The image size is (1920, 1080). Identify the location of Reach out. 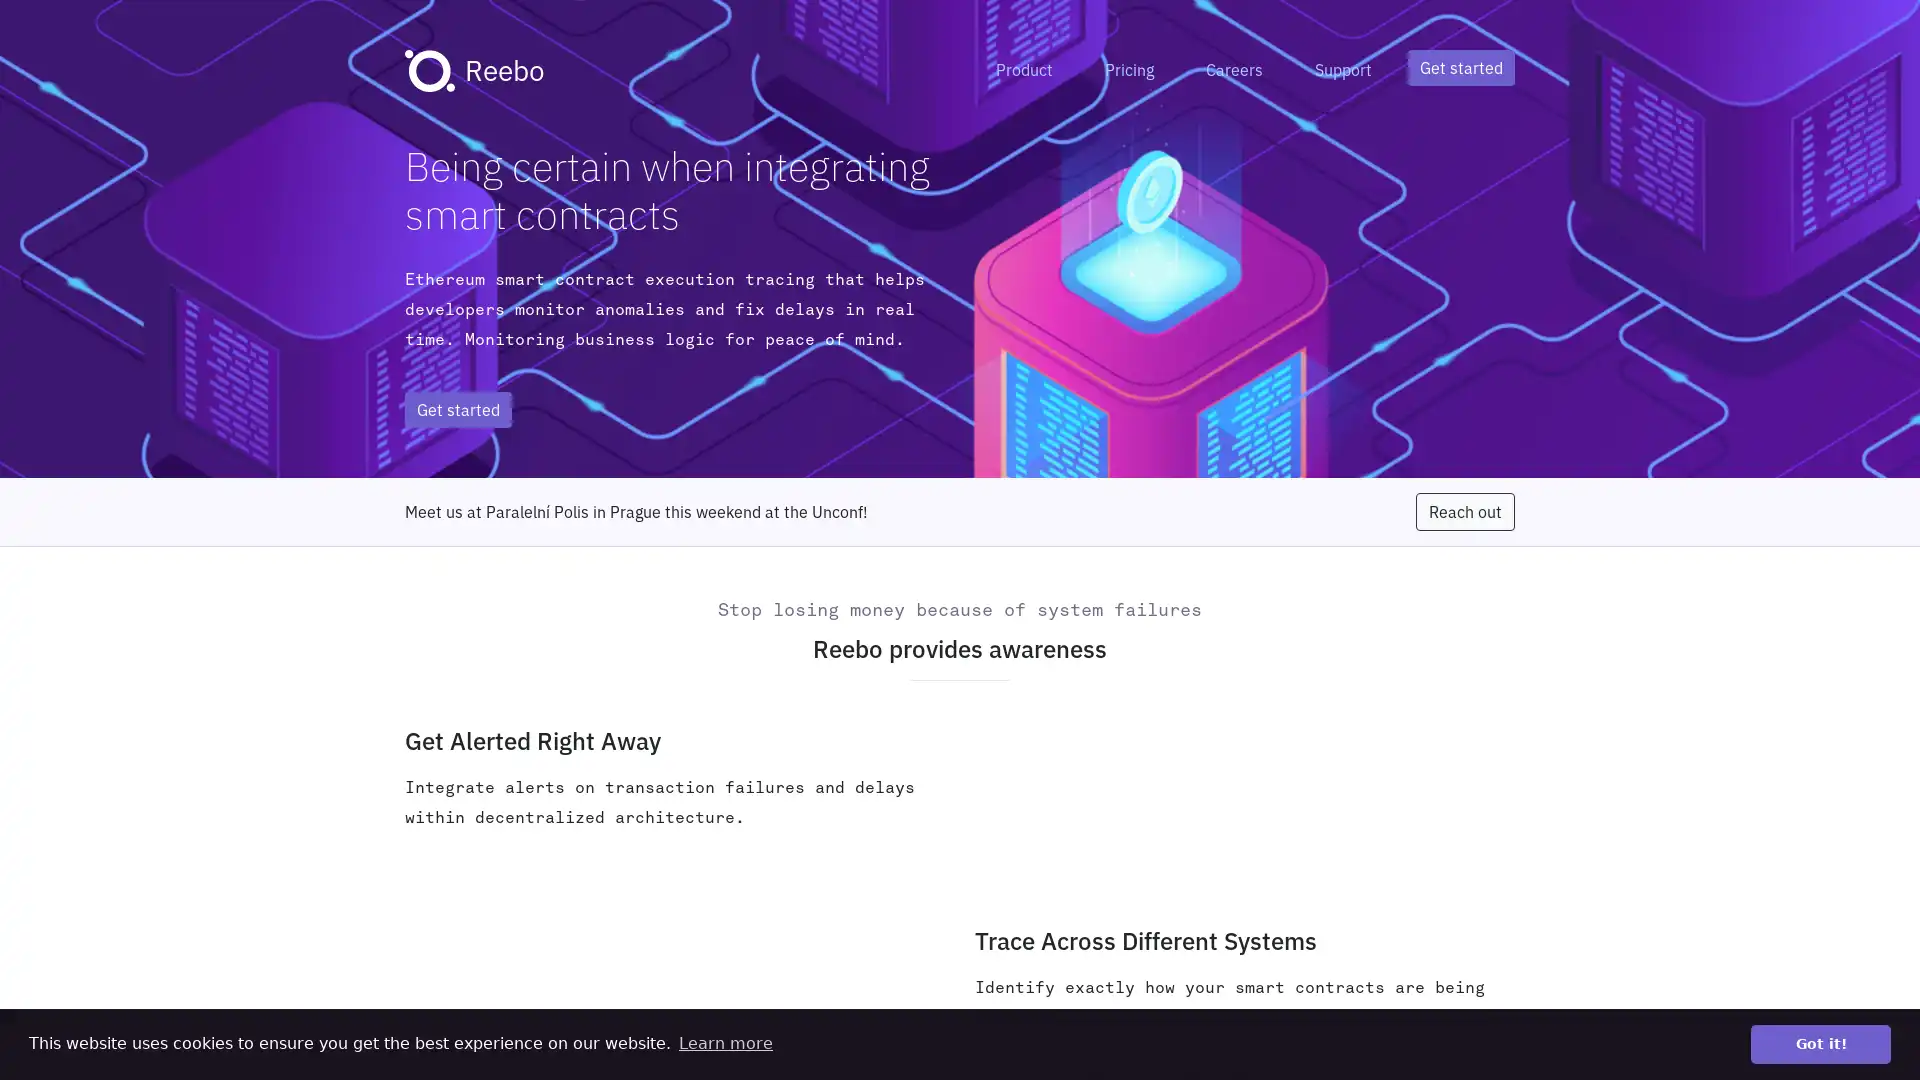
(1465, 511).